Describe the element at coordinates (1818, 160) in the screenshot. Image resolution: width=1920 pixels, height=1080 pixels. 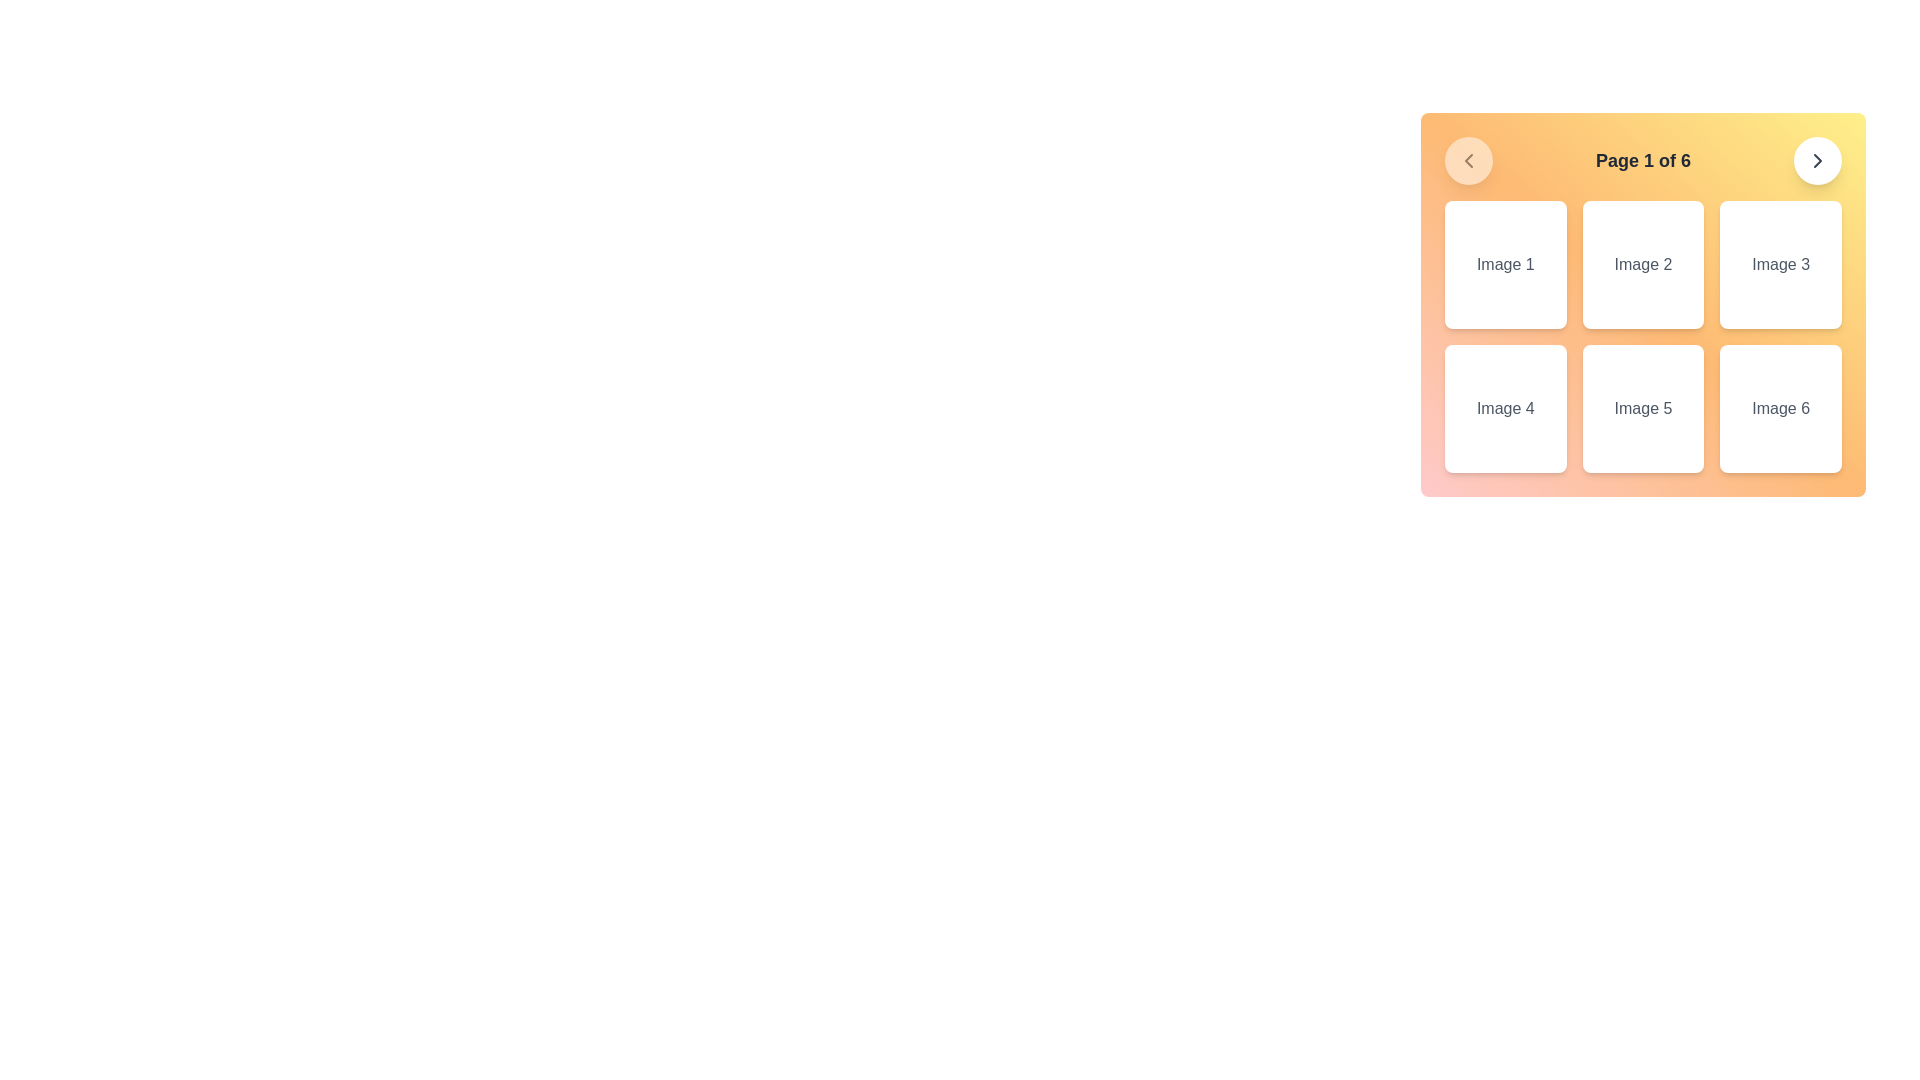
I see `the navigation icon located inside the circular white button at the top-right corner of the content card area to proceed to the next set of content or images` at that location.